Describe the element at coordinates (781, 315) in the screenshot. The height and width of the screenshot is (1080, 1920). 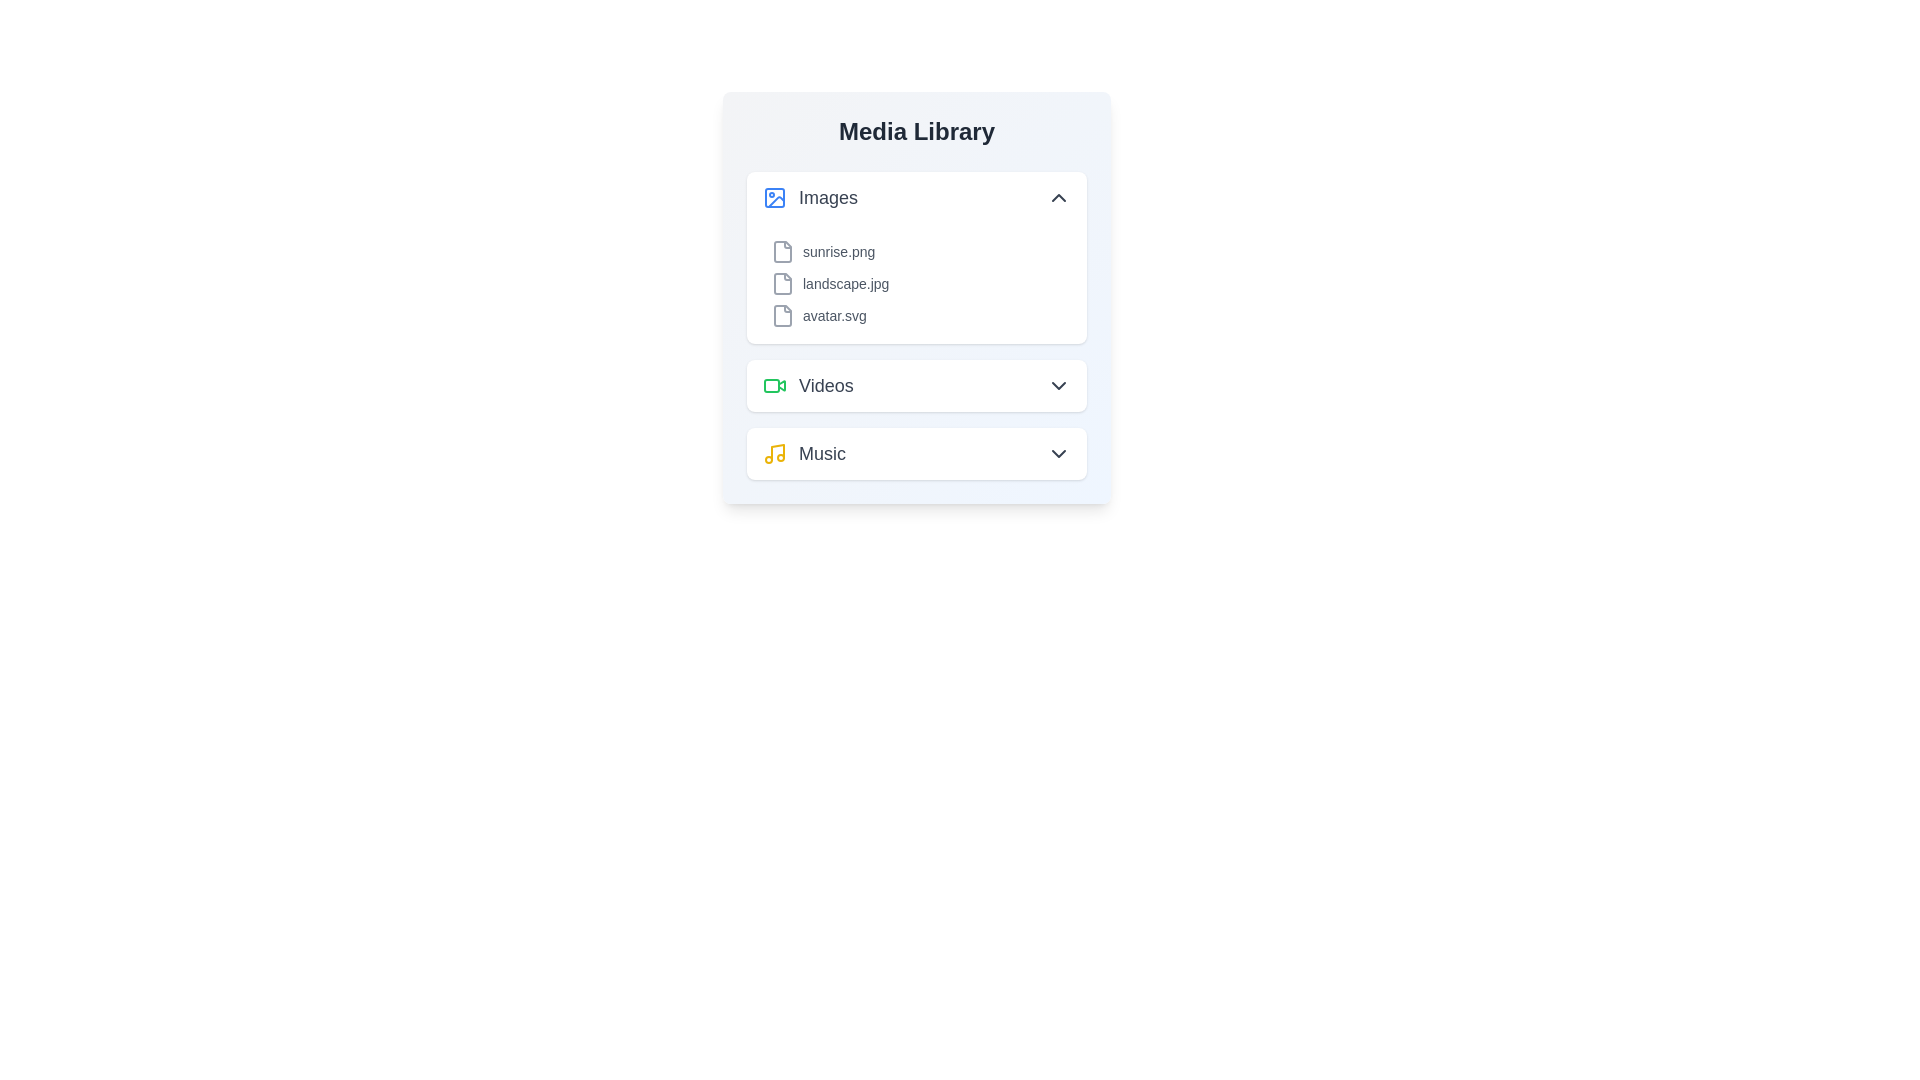
I see `the file or document type icon located below the corner fold line of a document icon in the 'Images' list` at that location.